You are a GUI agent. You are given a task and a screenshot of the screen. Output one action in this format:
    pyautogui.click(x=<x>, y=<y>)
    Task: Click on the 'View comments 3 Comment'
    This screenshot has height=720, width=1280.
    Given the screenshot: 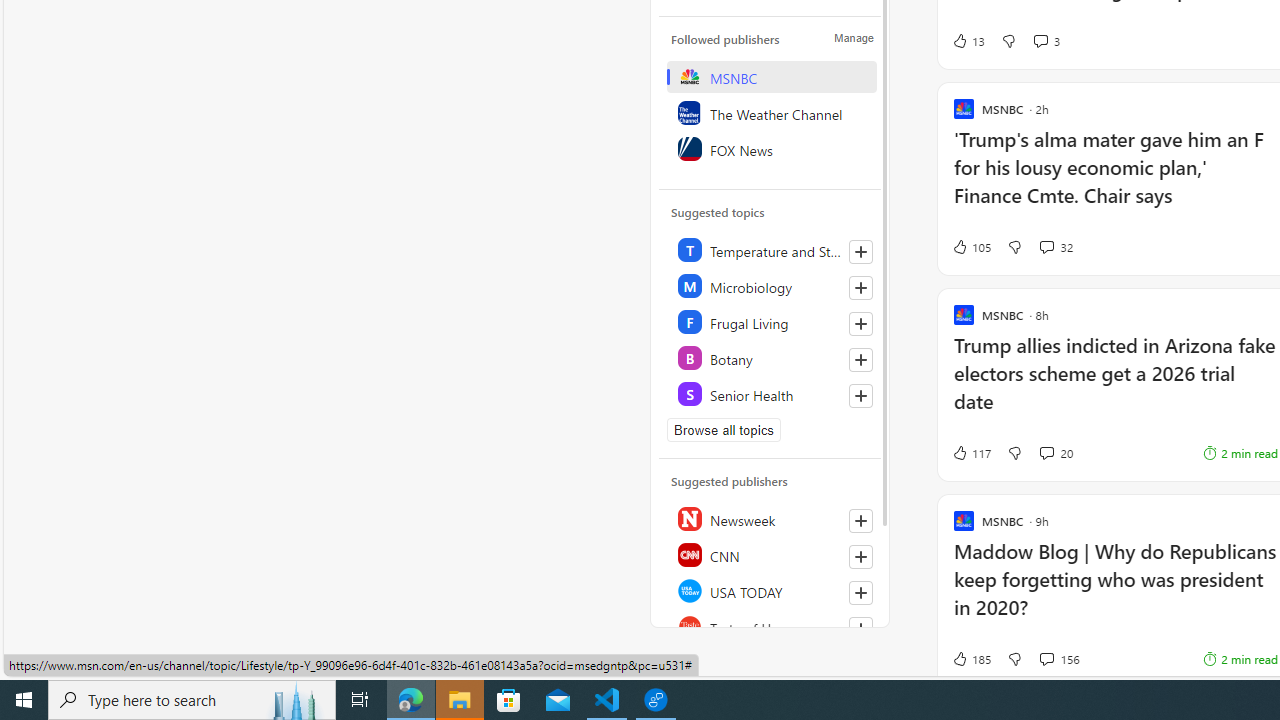 What is the action you would take?
    pyautogui.click(x=1040, y=41)
    